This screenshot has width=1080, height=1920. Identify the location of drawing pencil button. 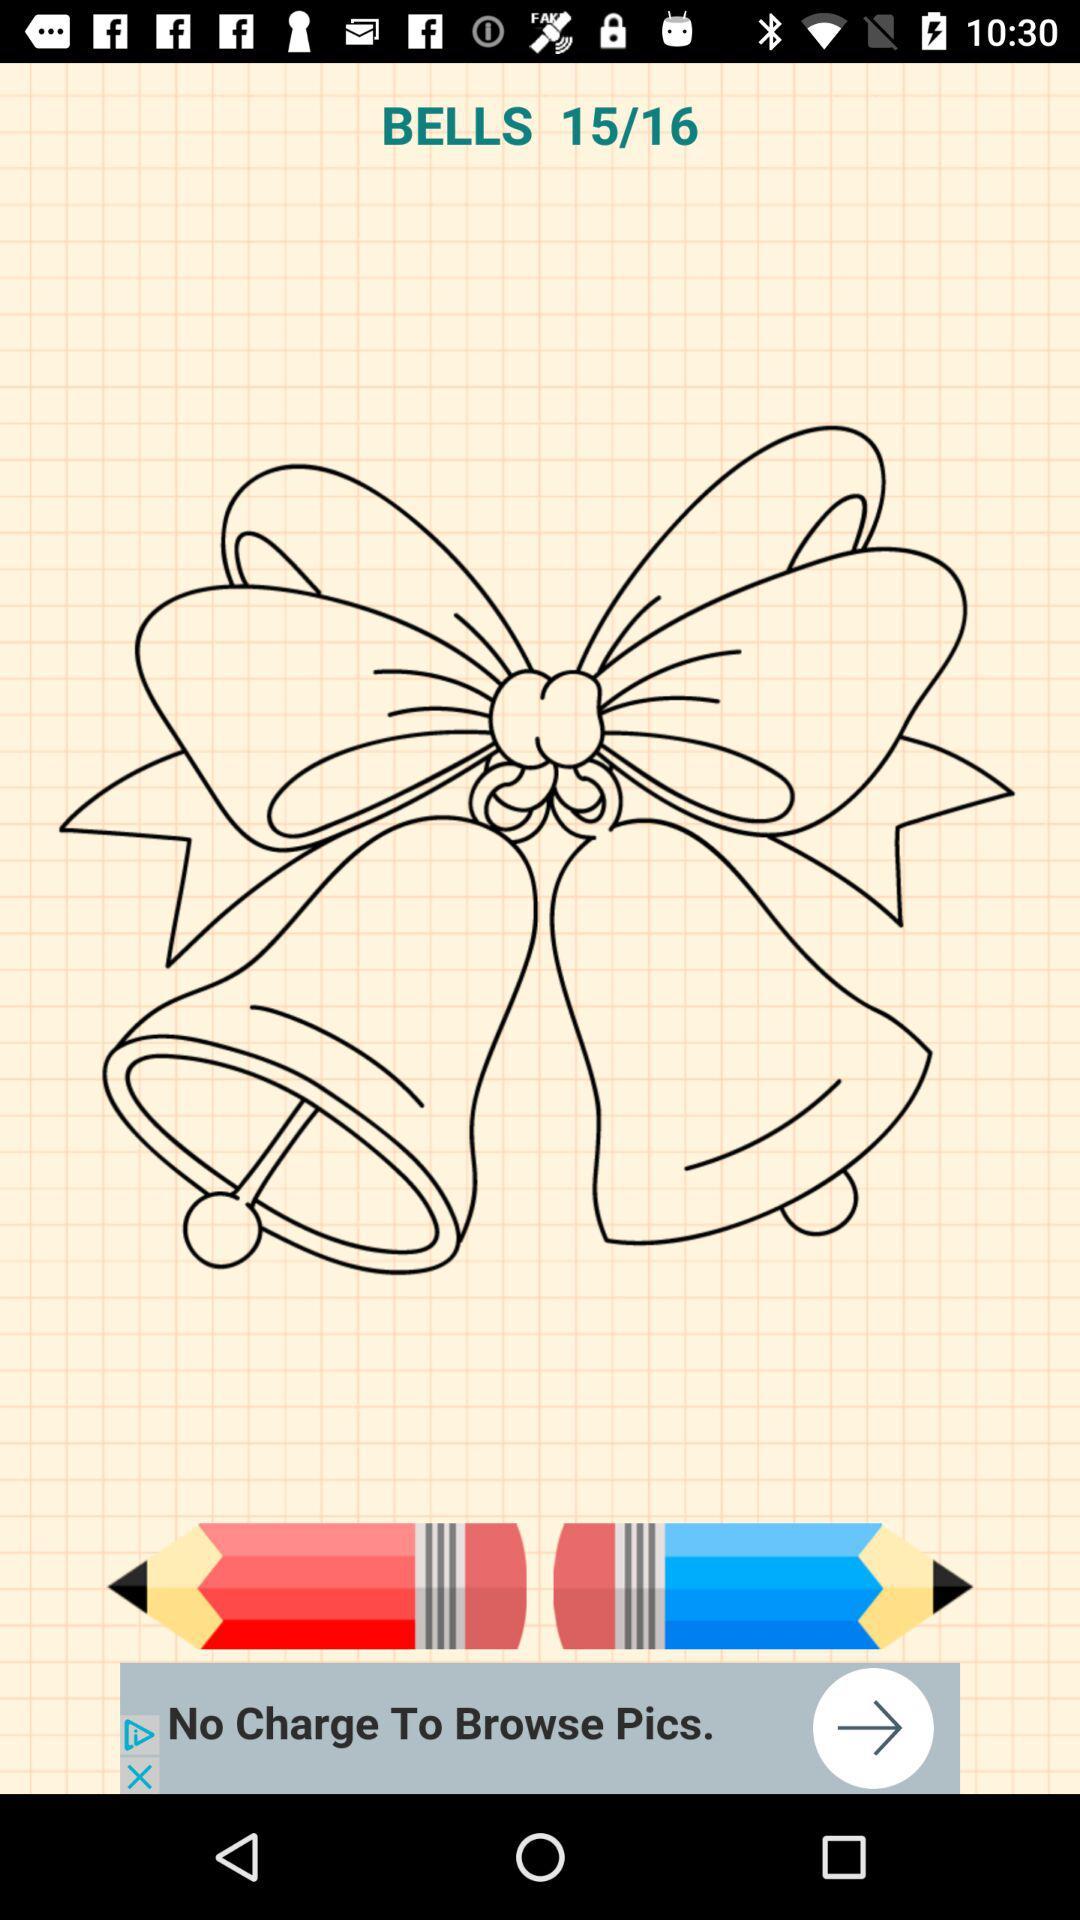
(315, 1585).